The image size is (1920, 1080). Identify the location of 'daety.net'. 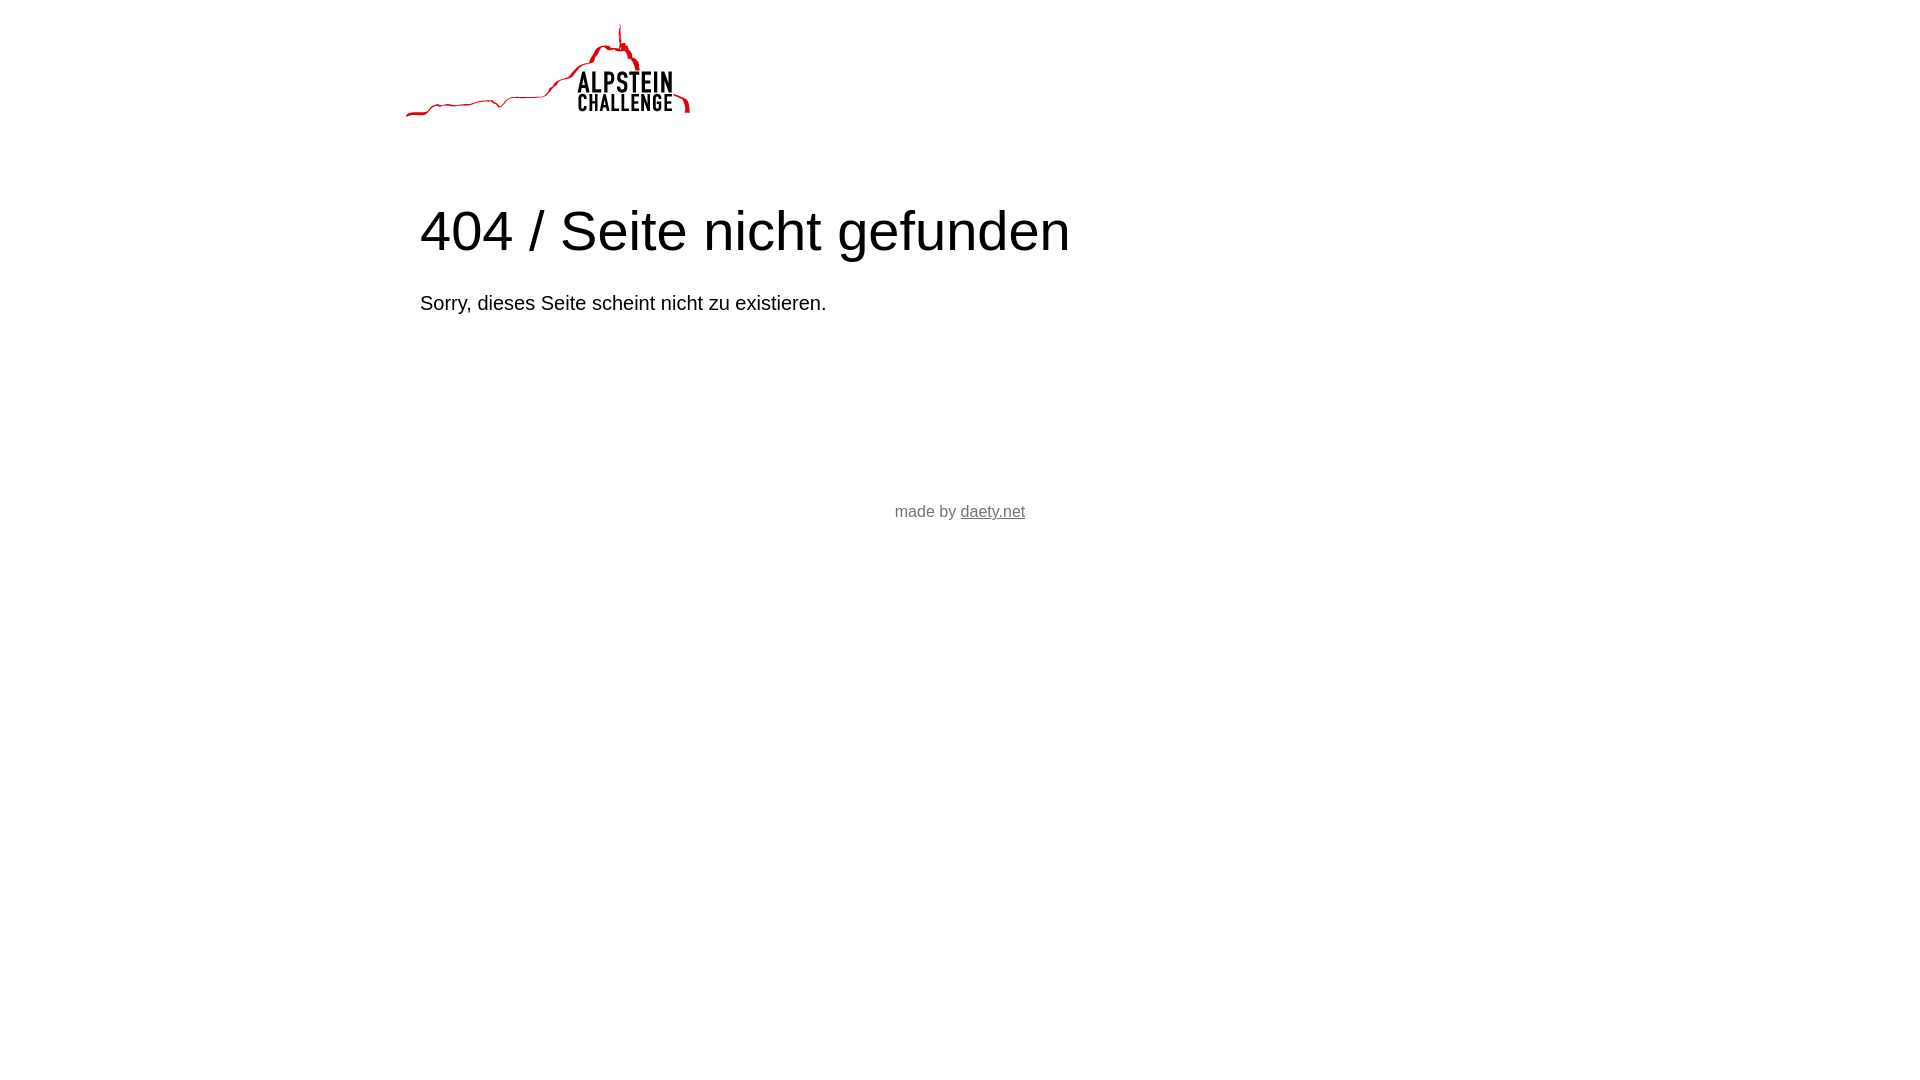
(993, 510).